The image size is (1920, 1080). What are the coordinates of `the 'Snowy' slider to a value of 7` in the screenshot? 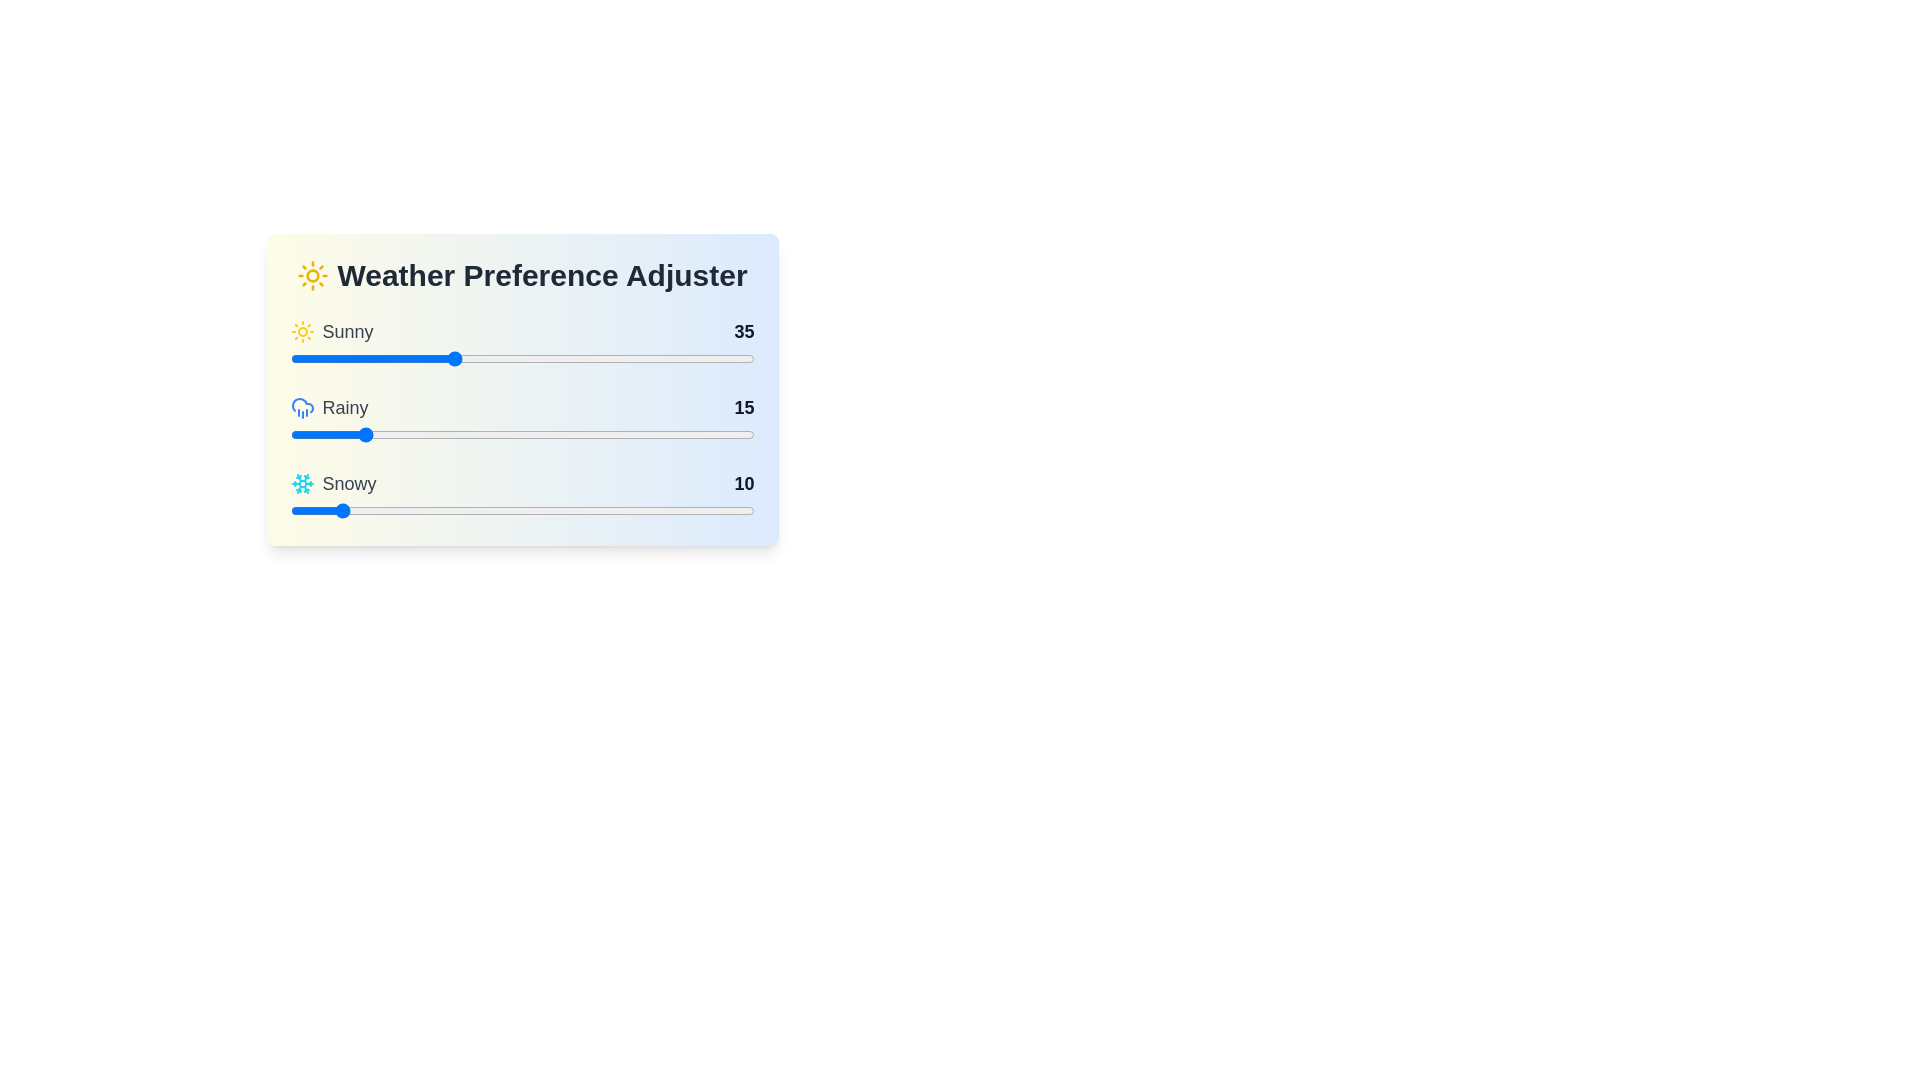 It's located at (322, 509).